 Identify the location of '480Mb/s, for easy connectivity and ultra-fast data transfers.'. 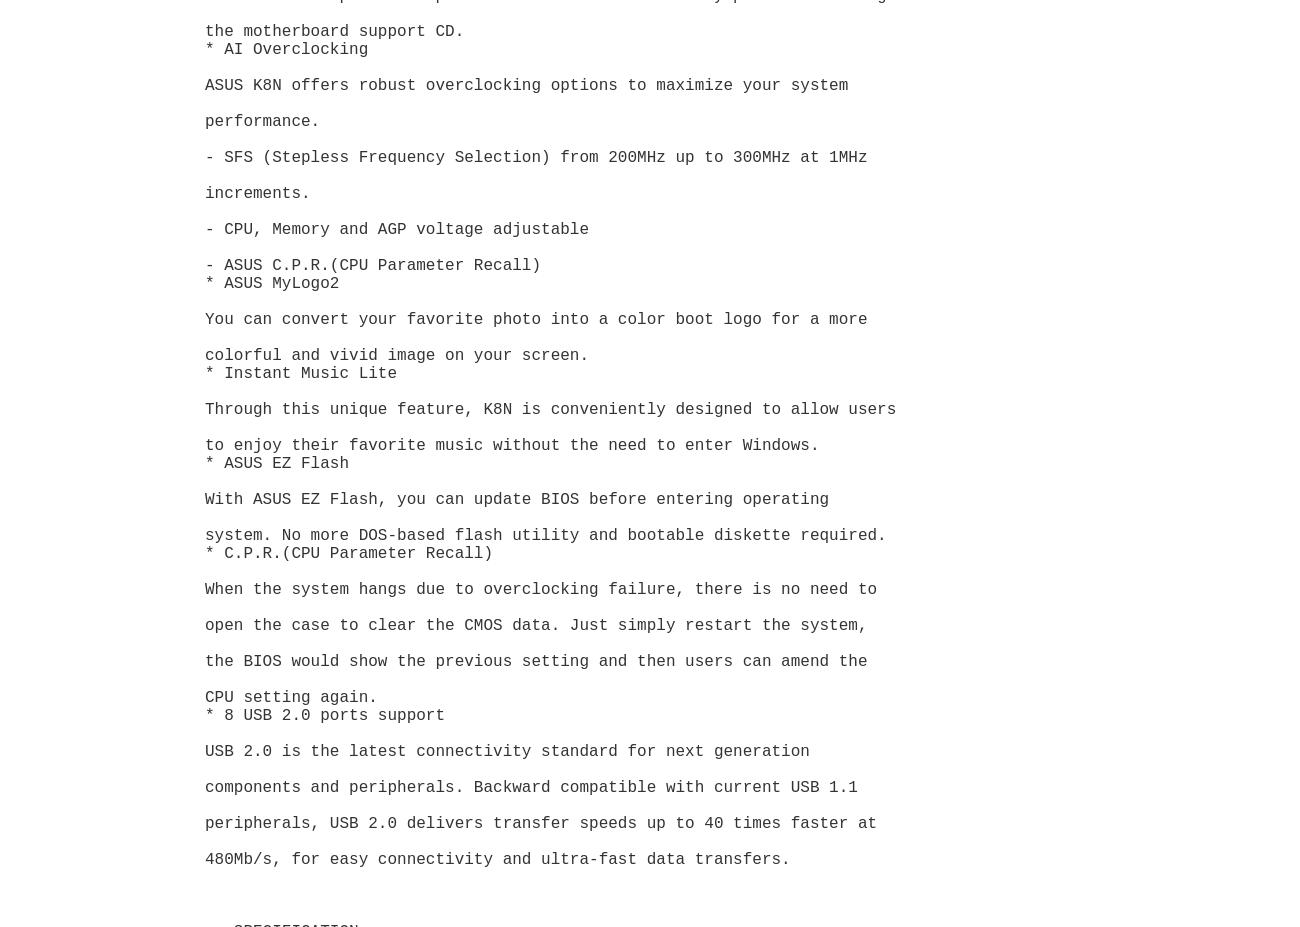
(205, 859).